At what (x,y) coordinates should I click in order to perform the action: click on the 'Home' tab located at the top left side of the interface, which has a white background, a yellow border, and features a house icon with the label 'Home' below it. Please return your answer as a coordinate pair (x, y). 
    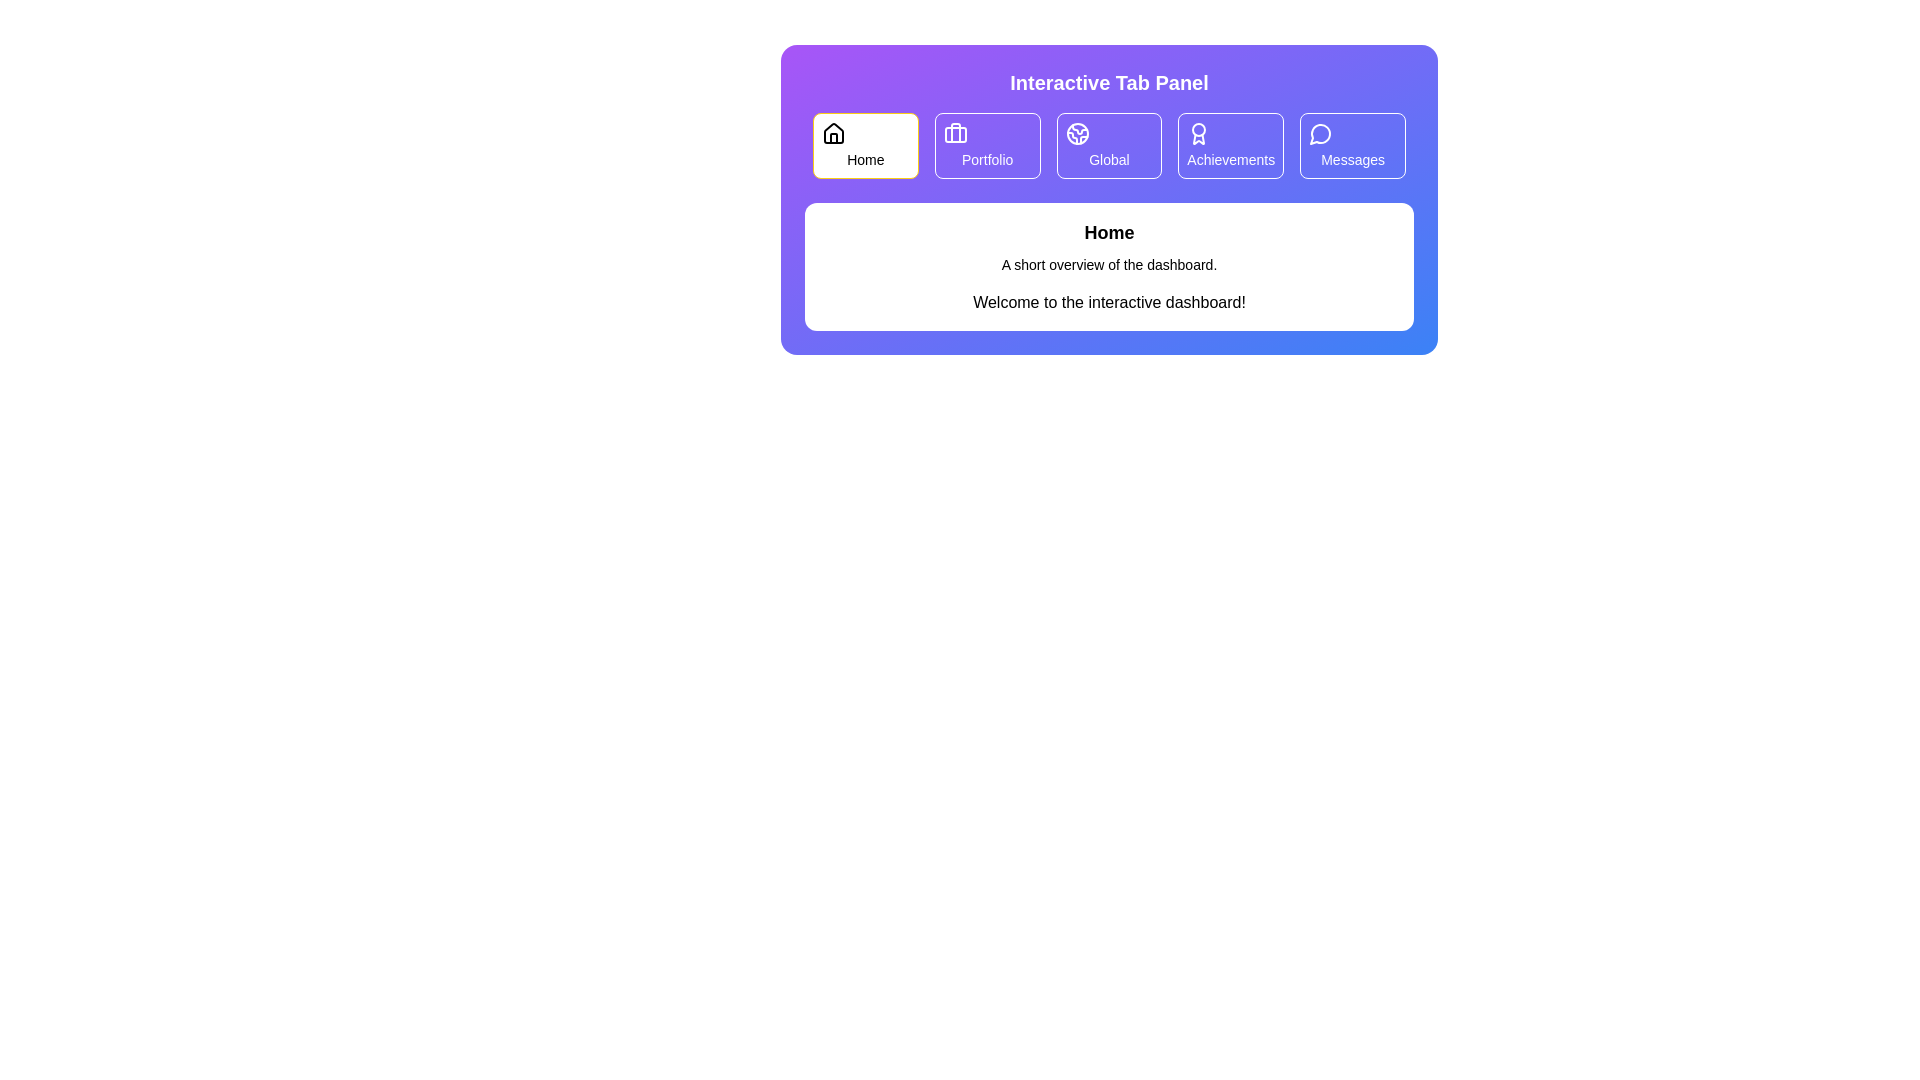
    Looking at the image, I should click on (865, 145).